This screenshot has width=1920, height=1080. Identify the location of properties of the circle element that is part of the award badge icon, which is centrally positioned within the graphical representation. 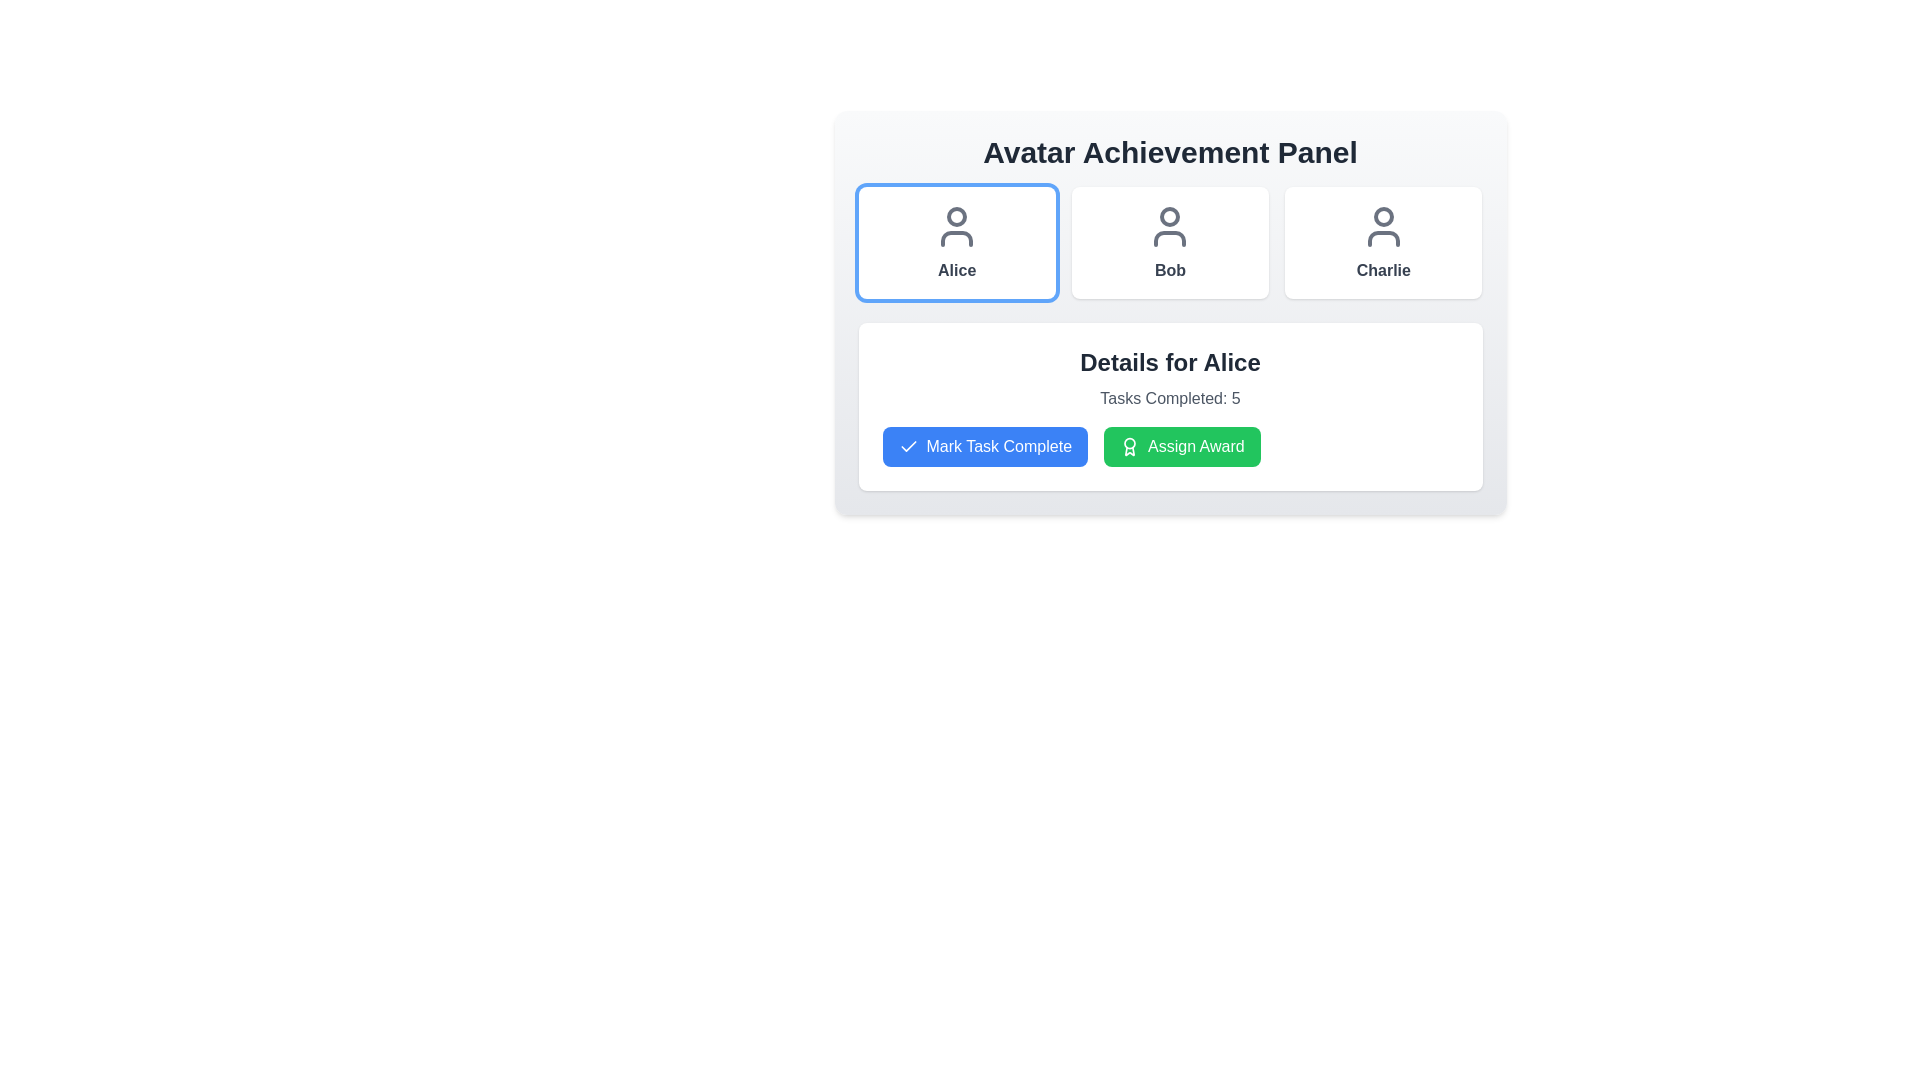
(1130, 442).